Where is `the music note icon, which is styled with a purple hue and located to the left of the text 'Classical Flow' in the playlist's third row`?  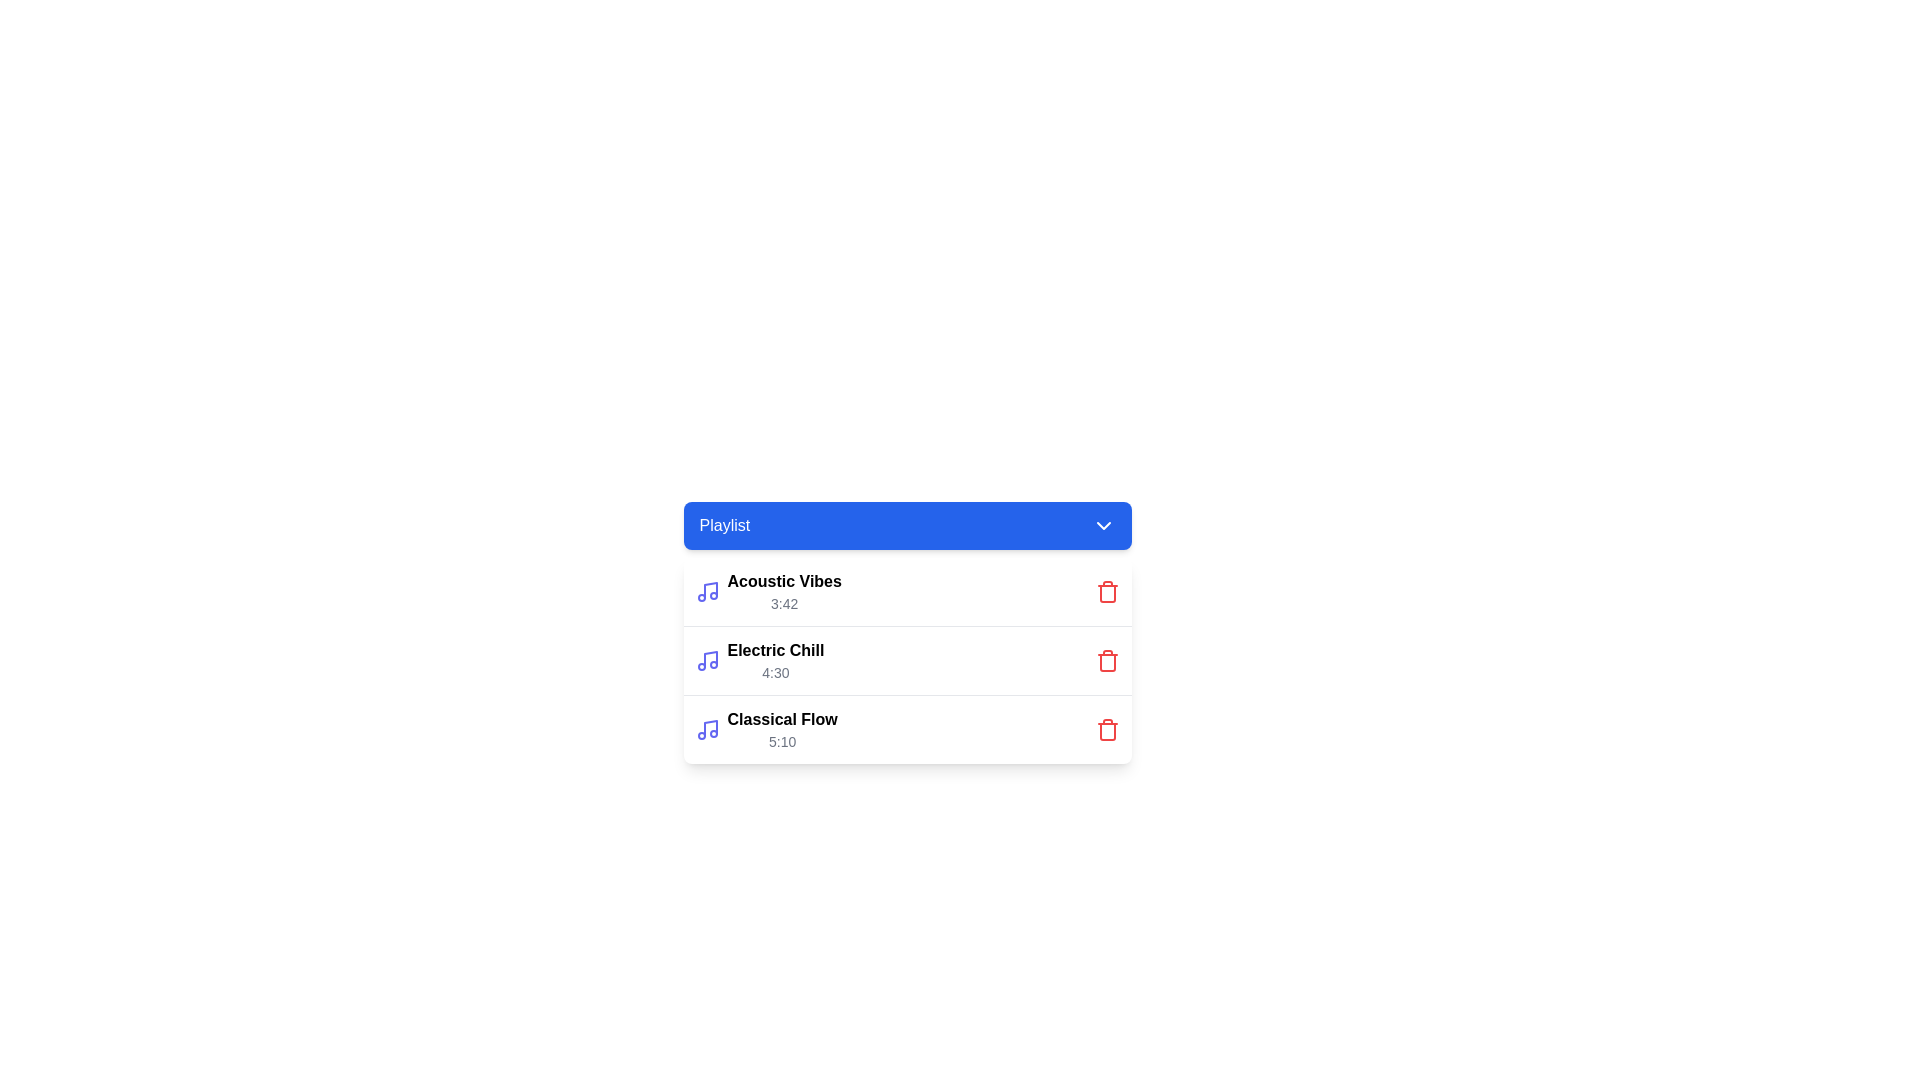 the music note icon, which is styled with a purple hue and located to the left of the text 'Classical Flow' in the playlist's third row is located at coordinates (707, 729).